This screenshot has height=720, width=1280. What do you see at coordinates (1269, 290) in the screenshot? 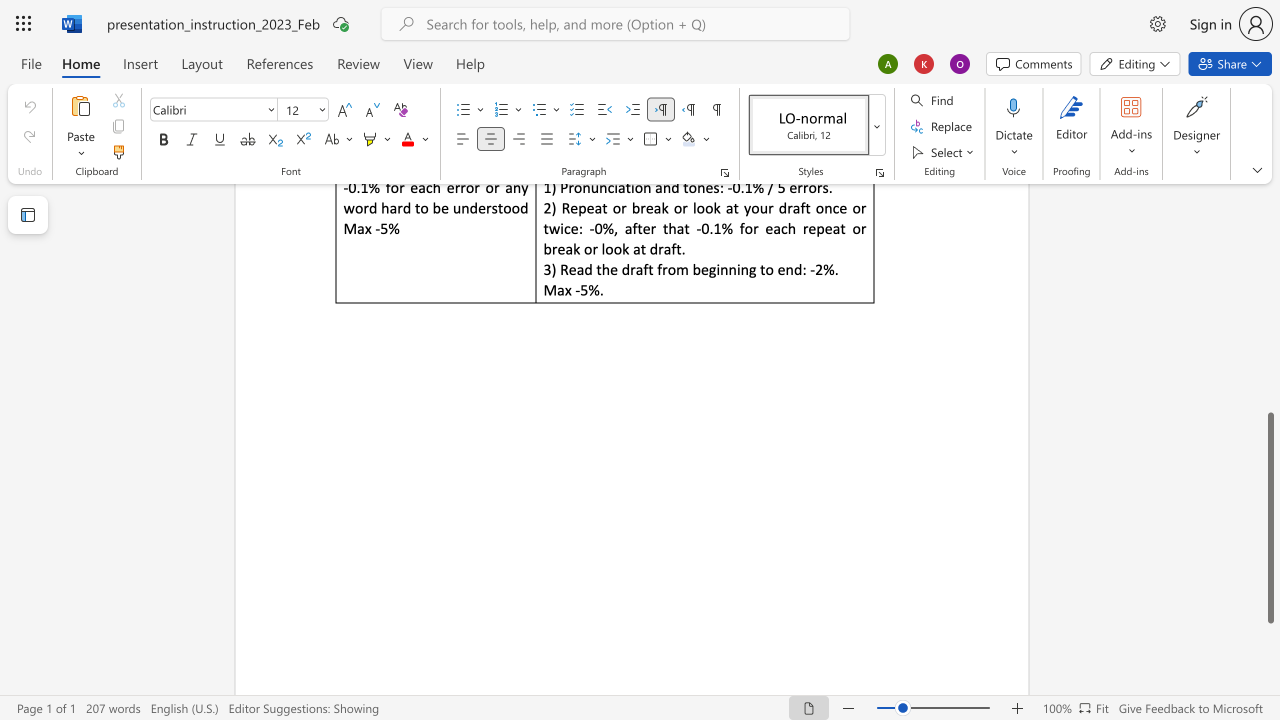
I see `the page's right scrollbar for upward movement` at bounding box center [1269, 290].